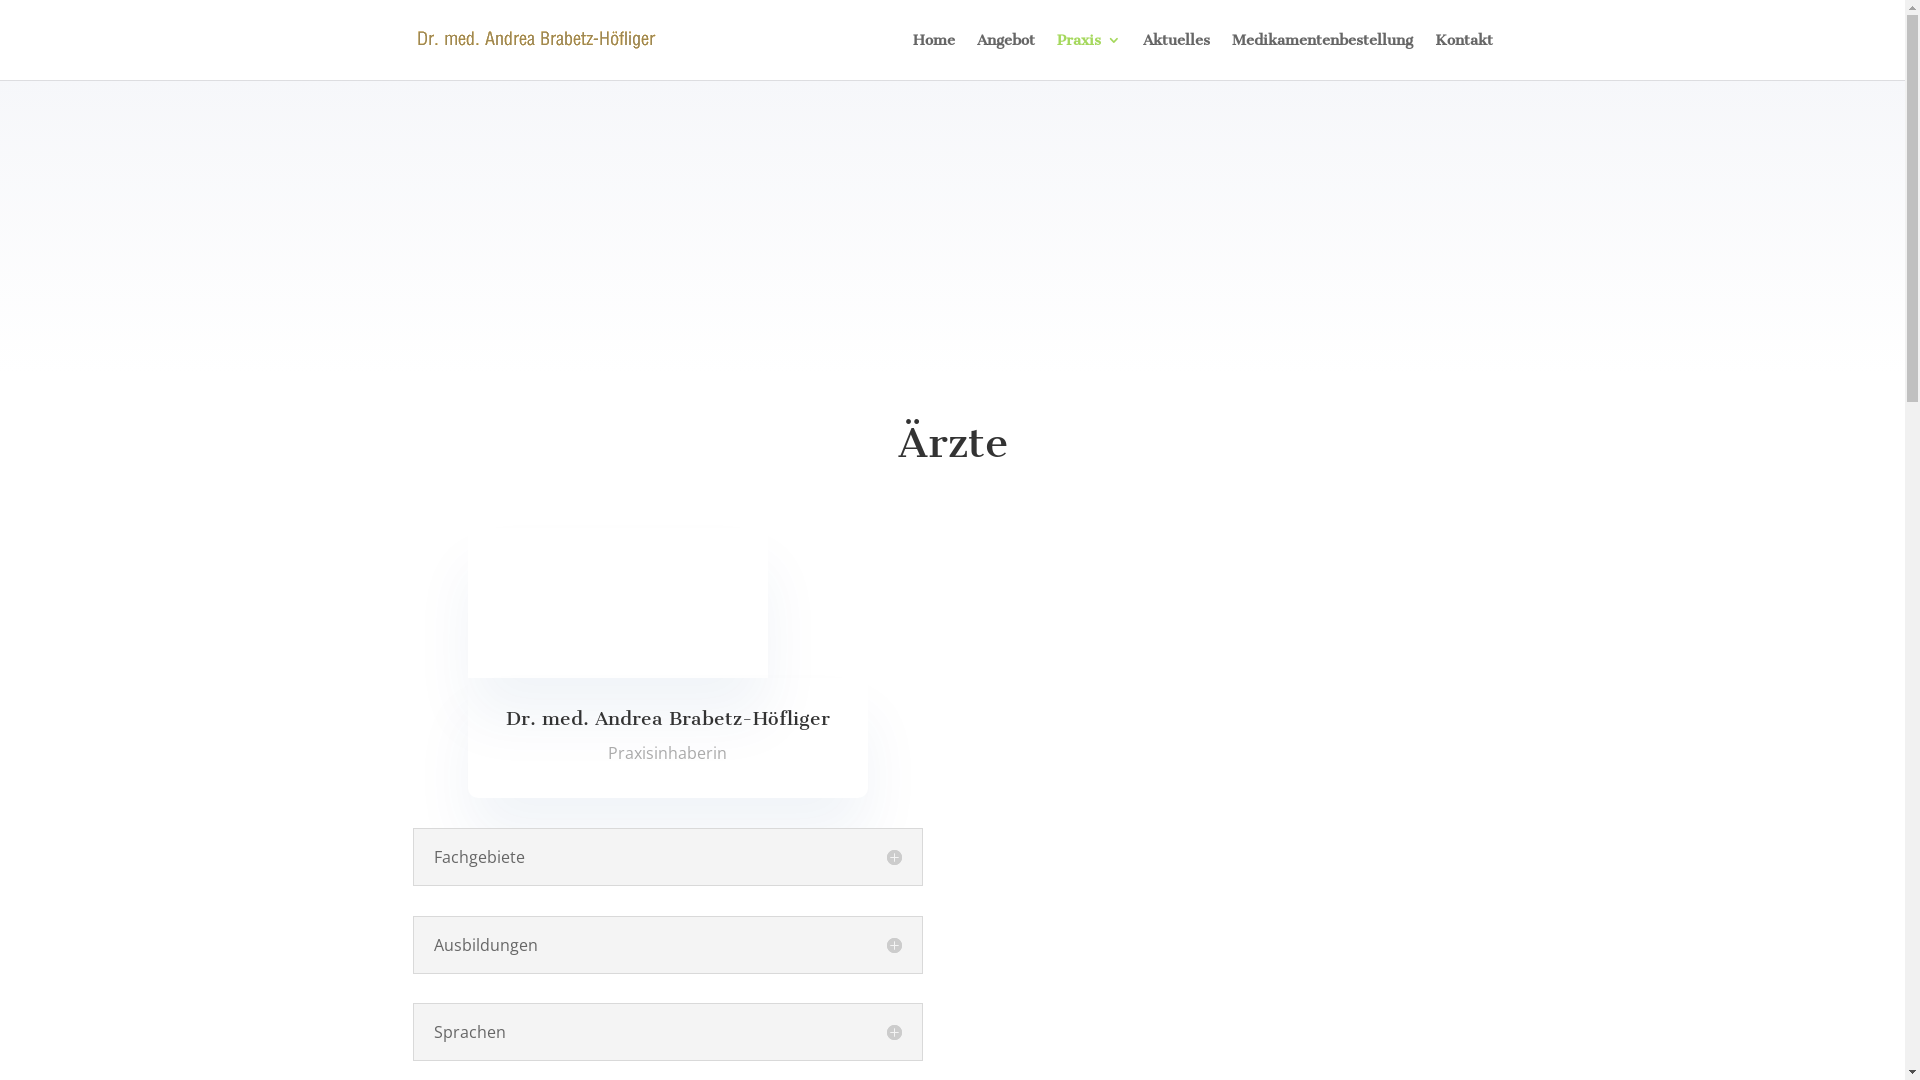  I want to click on 'Medikamentenbestellung', so click(1322, 55).